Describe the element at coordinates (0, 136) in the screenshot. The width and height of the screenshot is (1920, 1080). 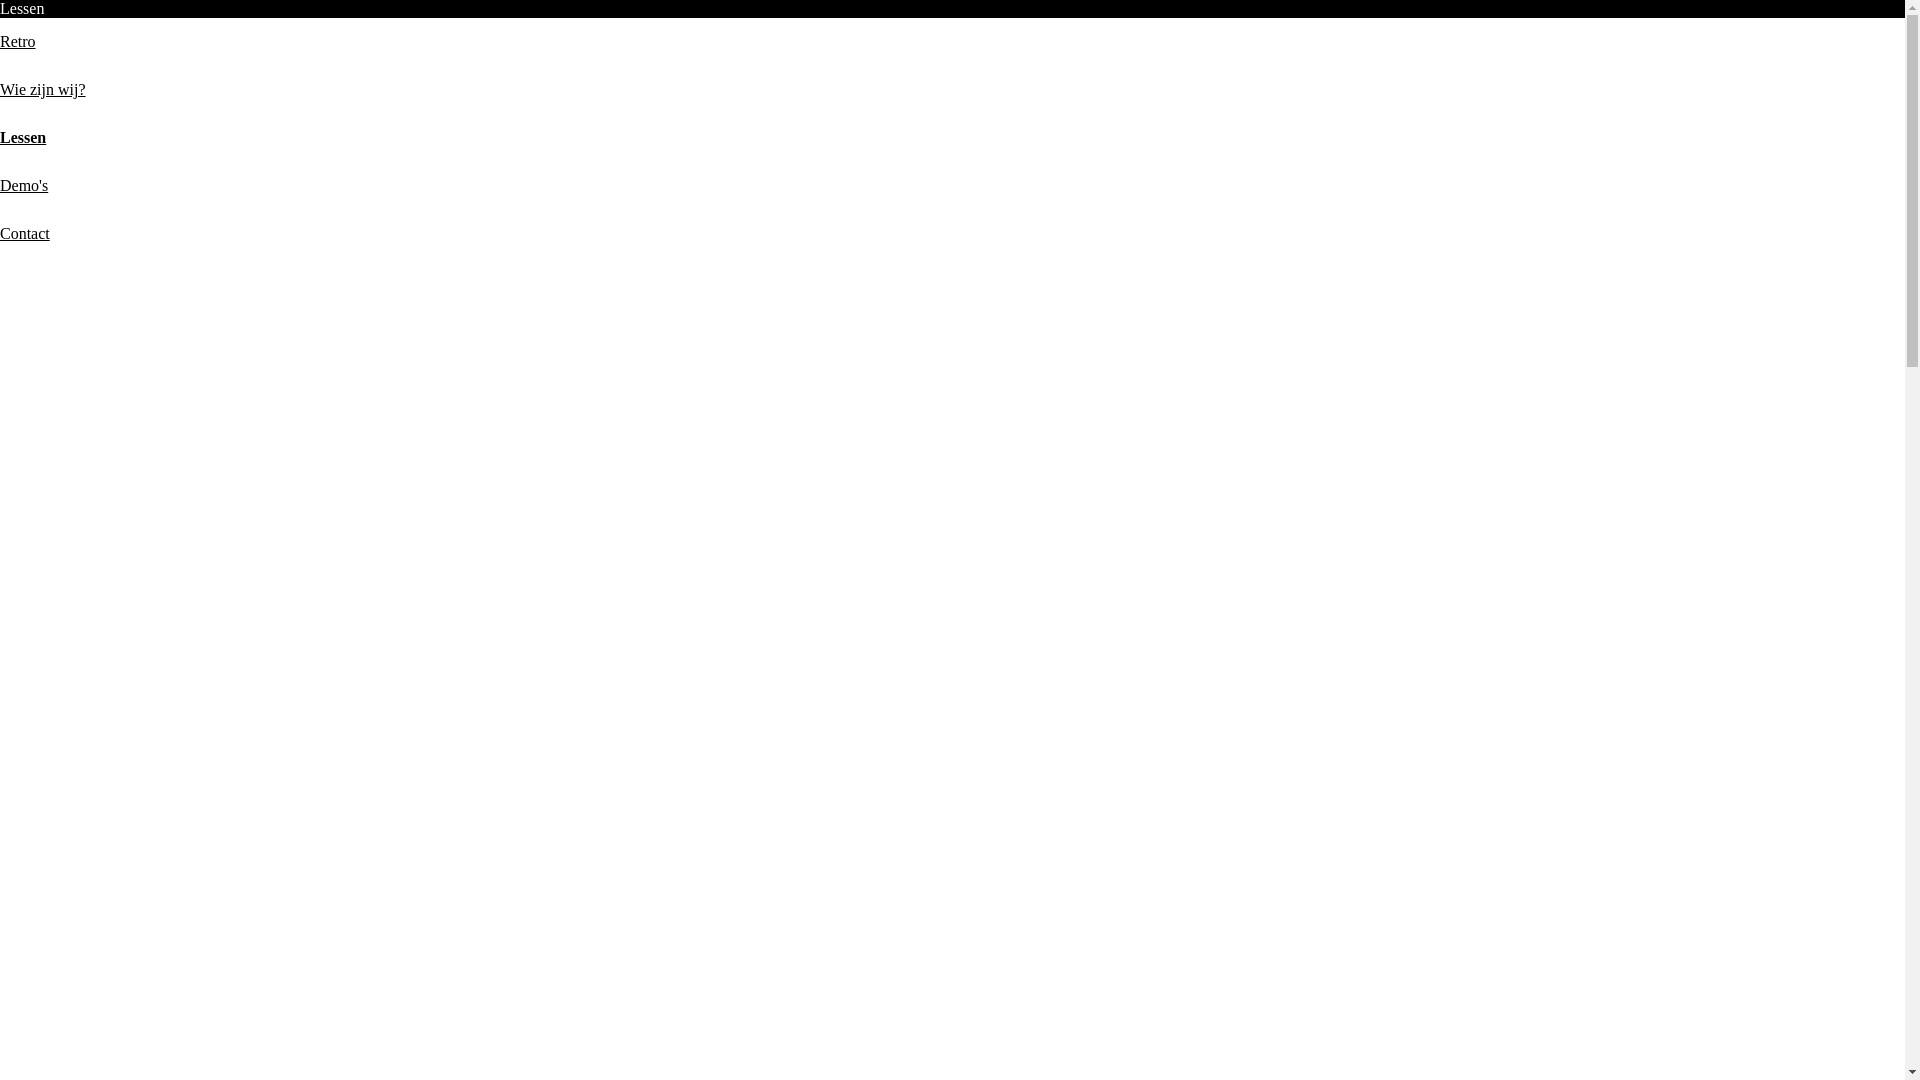
I see `'Lessen'` at that location.